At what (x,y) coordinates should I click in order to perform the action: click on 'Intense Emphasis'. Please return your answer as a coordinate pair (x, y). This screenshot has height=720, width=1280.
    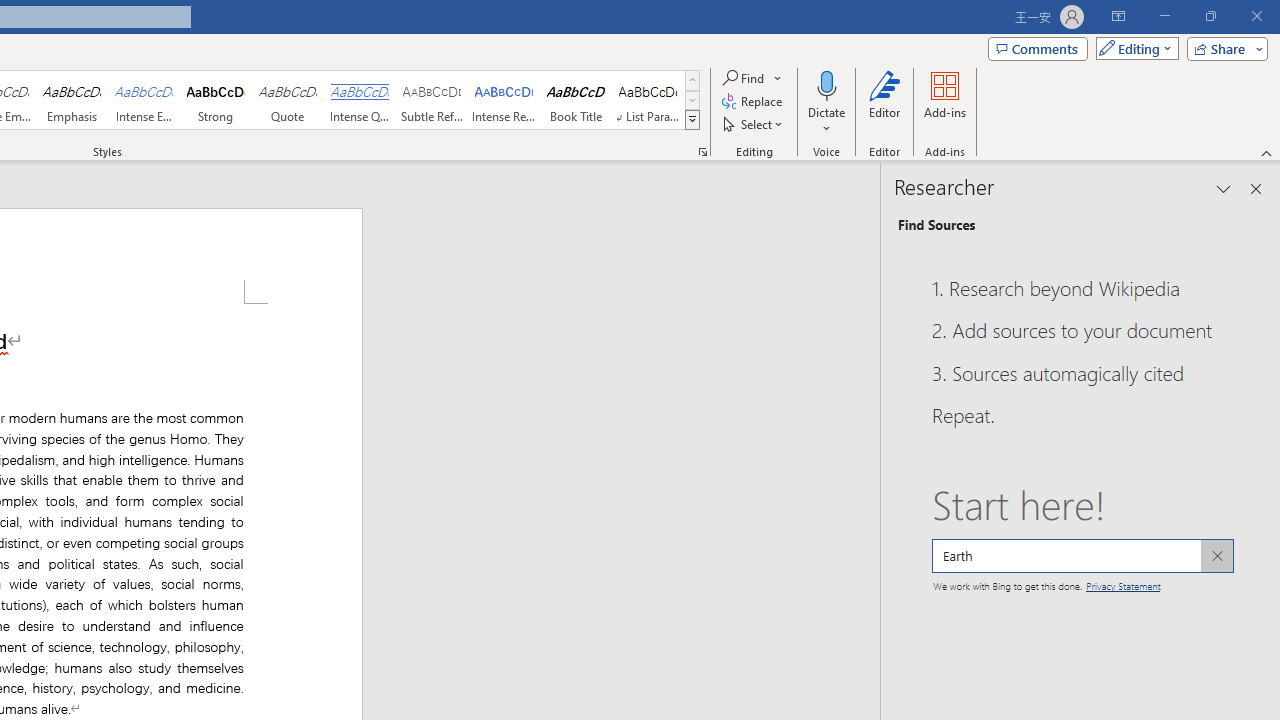
    Looking at the image, I should click on (143, 100).